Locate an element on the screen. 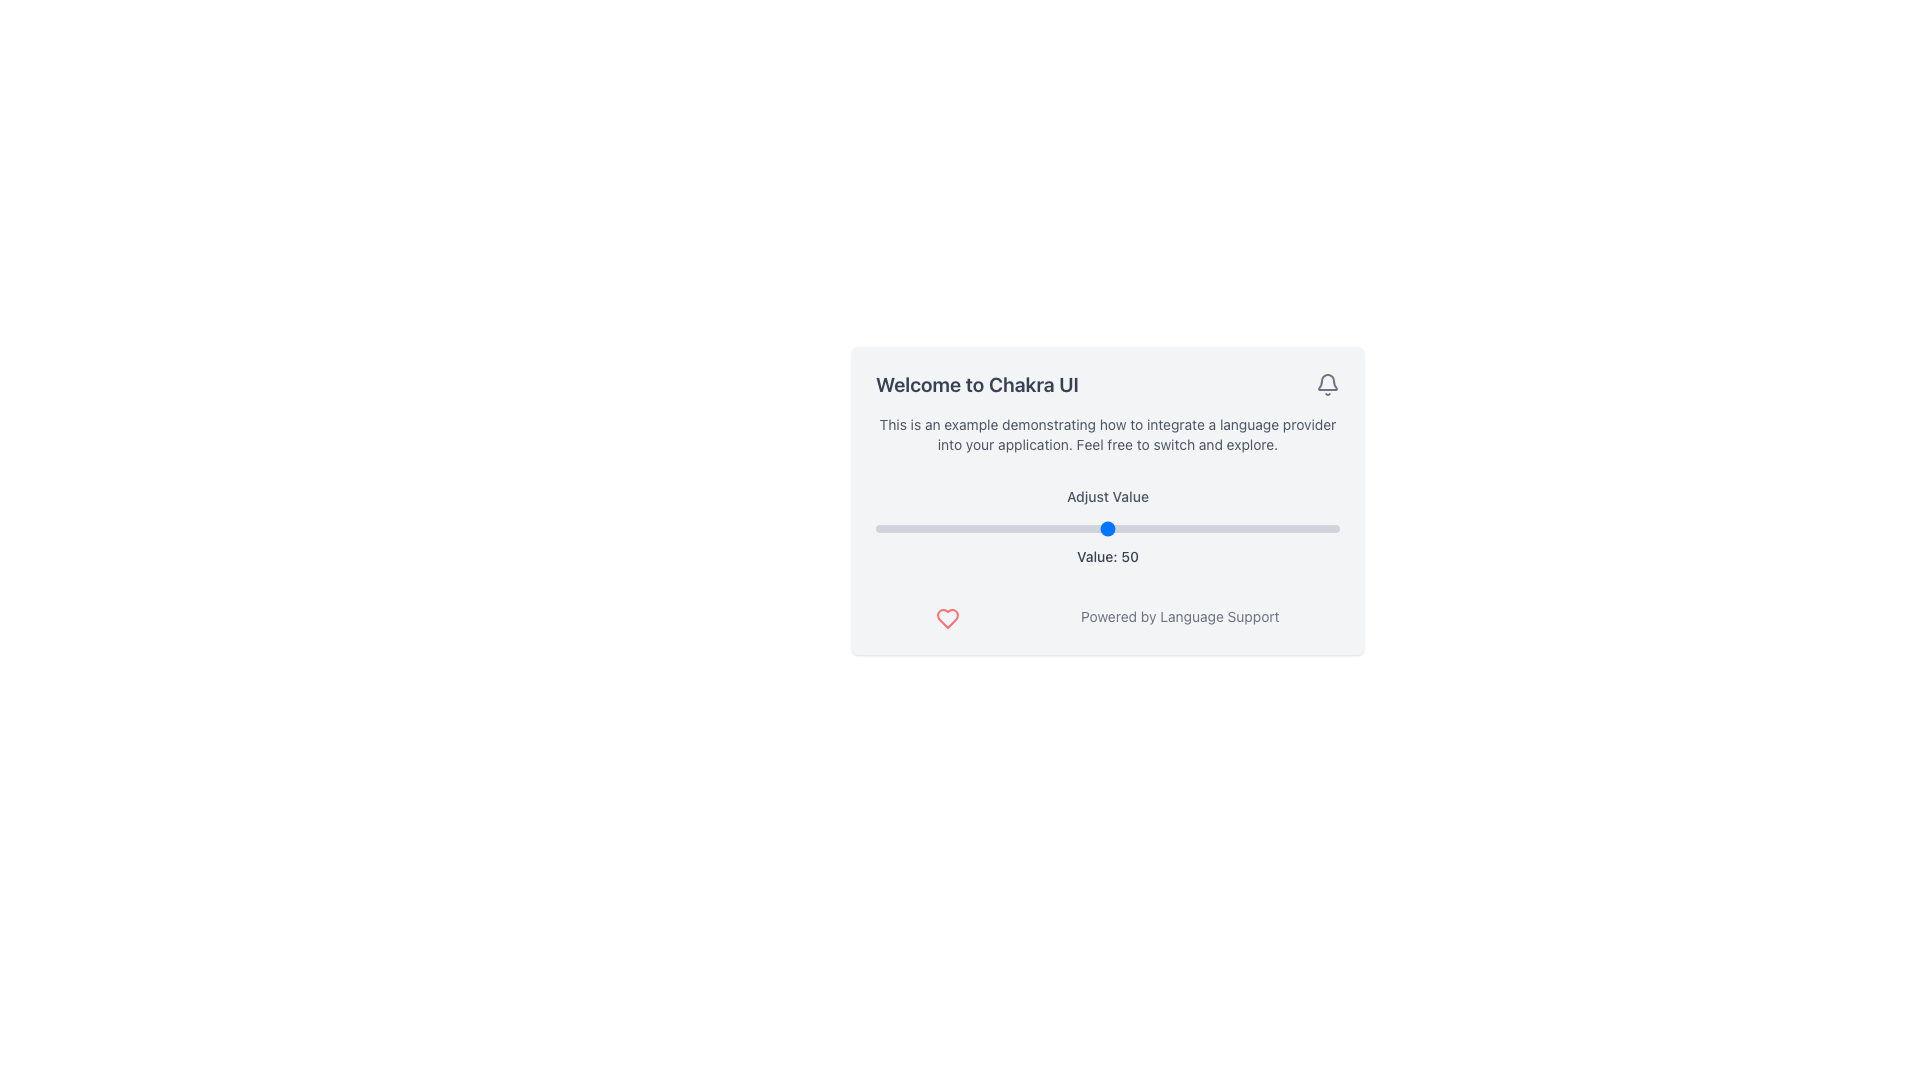  the slider value is located at coordinates (1088, 527).